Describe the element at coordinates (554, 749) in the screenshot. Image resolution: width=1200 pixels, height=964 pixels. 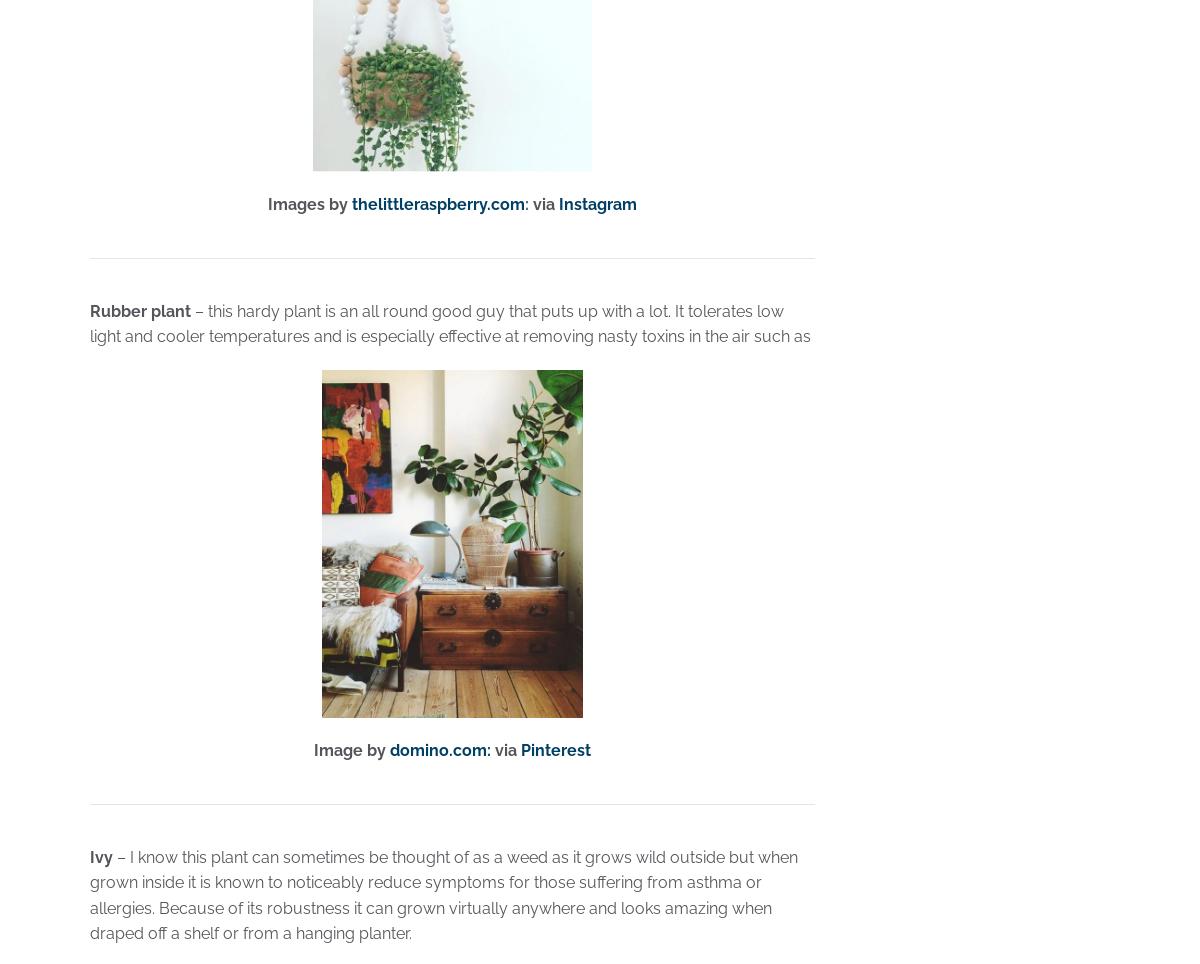
I see `'Pinterest'` at that location.